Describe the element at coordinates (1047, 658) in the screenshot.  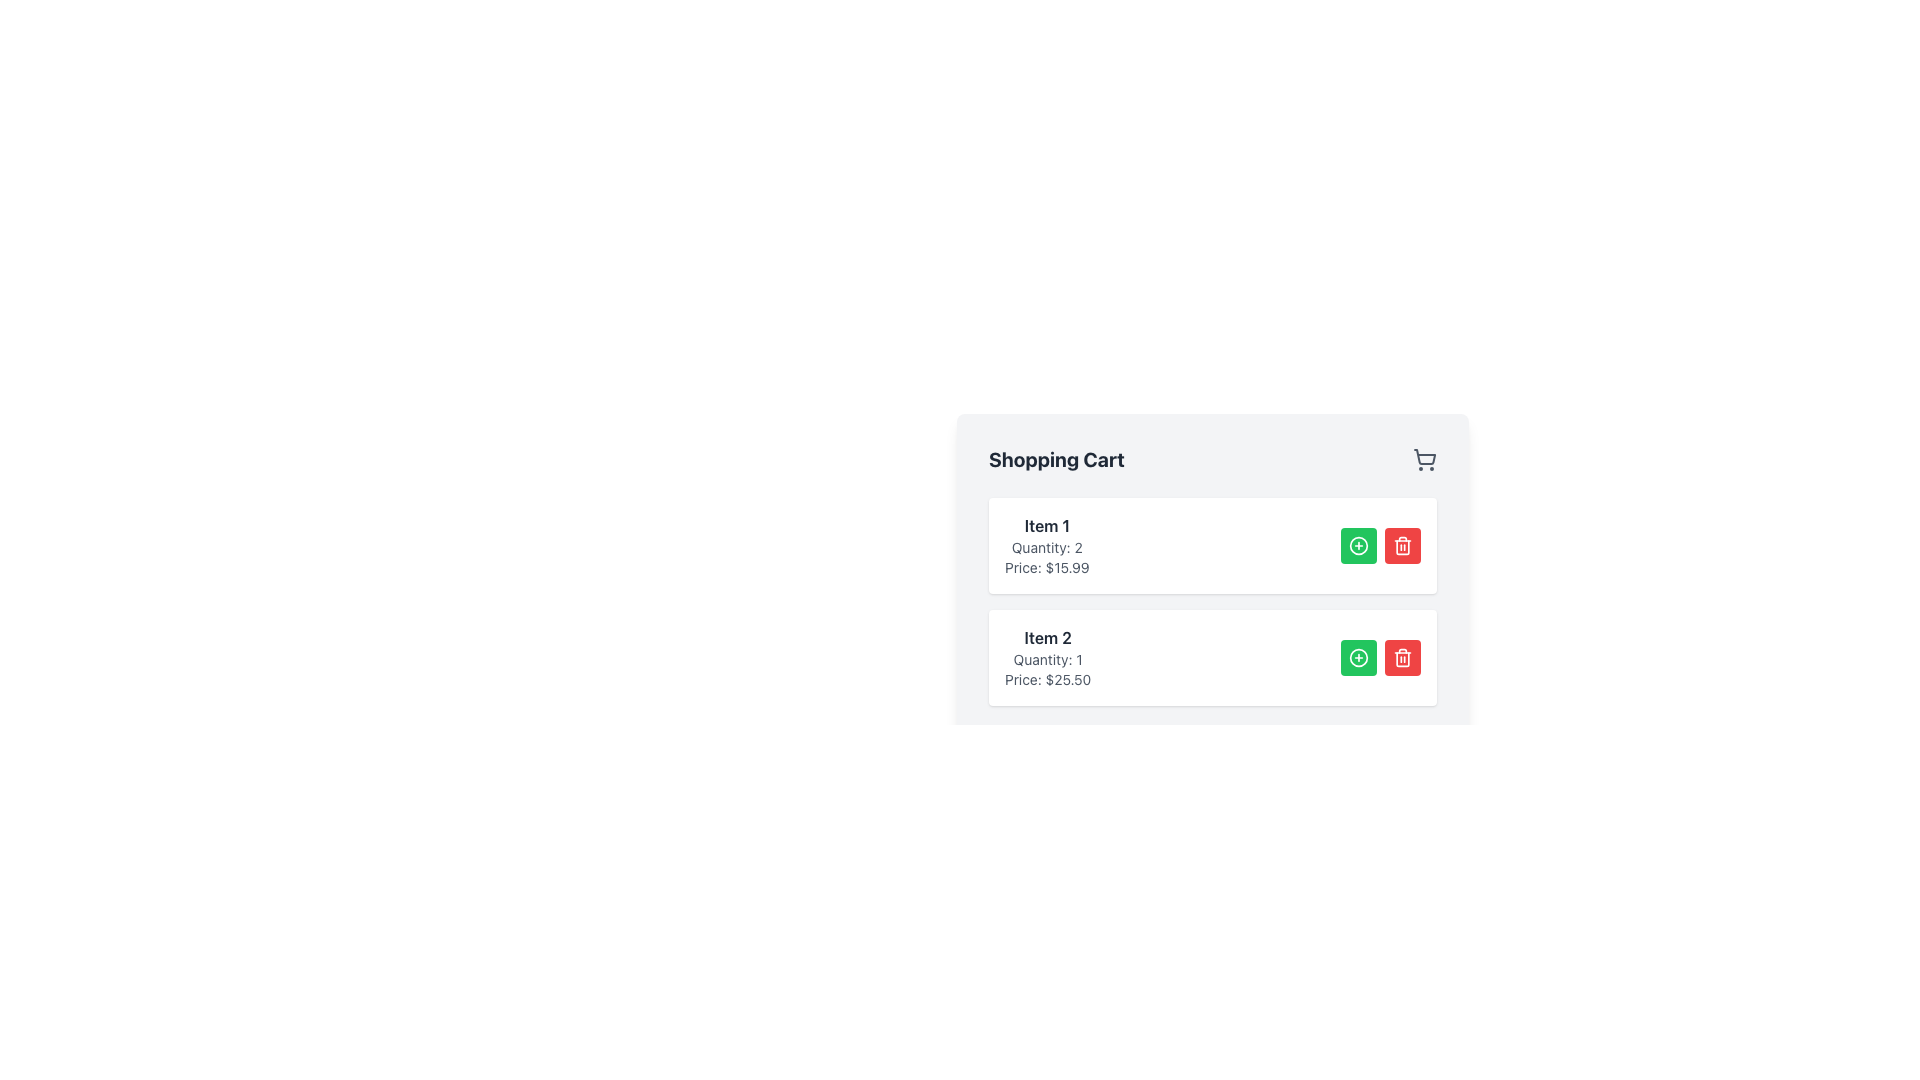
I see `the text element displaying information about 'Item 2' in the shopping cart, which includes the item name, quantity, and price` at that location.